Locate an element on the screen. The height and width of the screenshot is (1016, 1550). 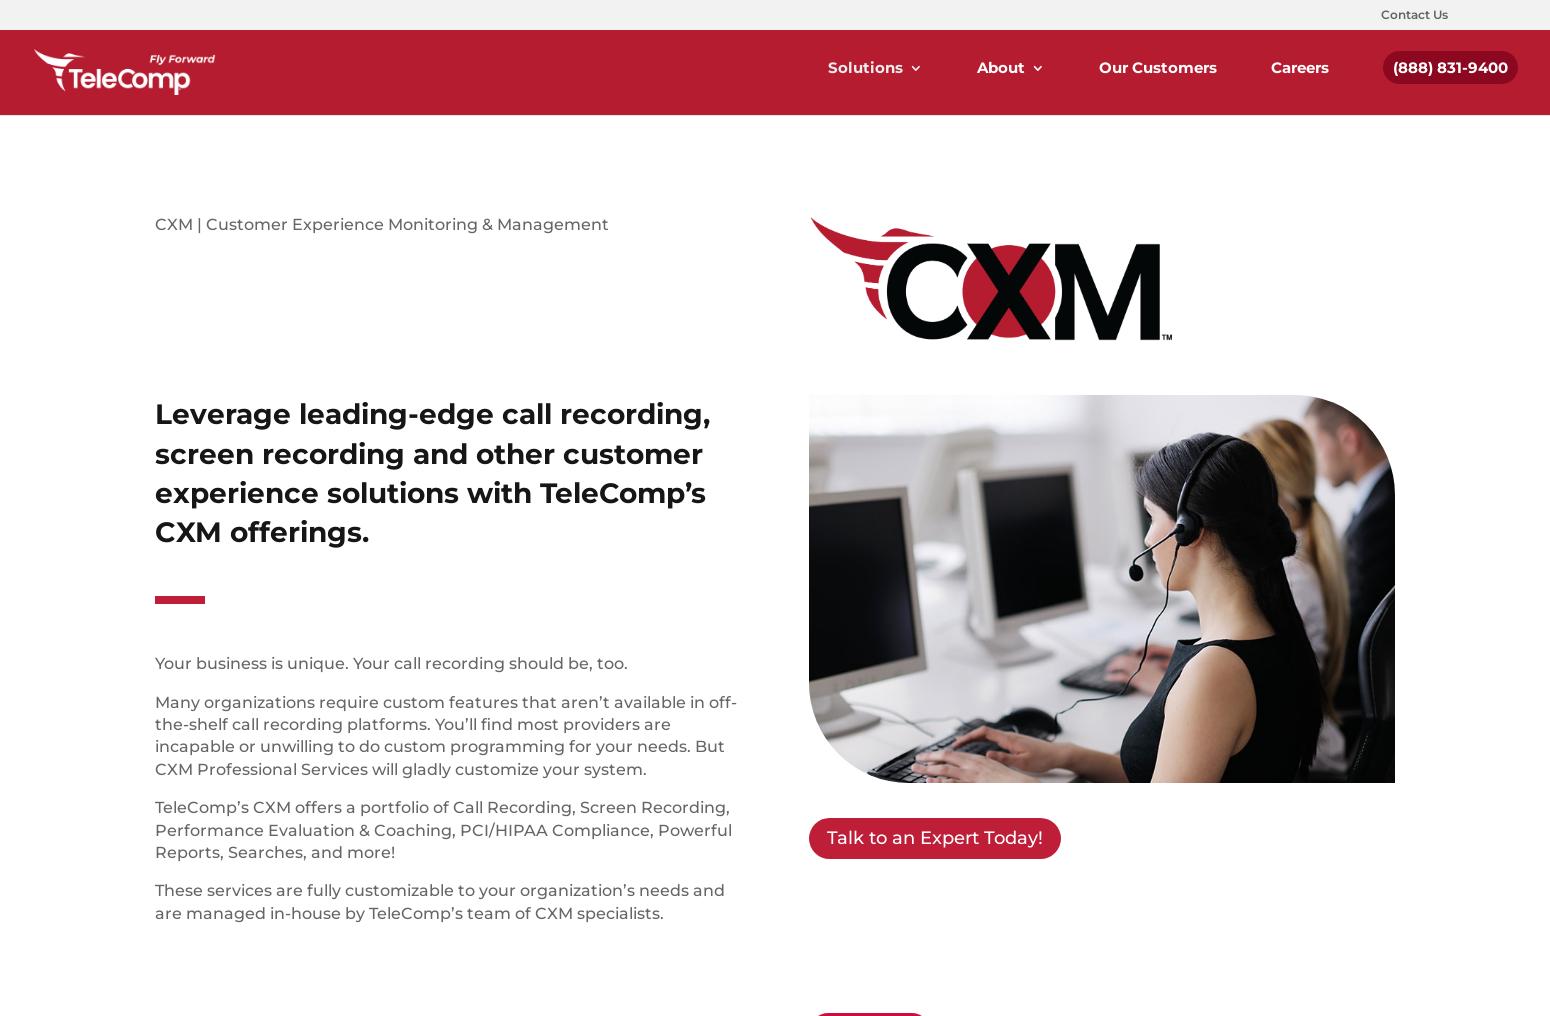
'On-Premise Phone Systems' is located at coordinates (968, 246).